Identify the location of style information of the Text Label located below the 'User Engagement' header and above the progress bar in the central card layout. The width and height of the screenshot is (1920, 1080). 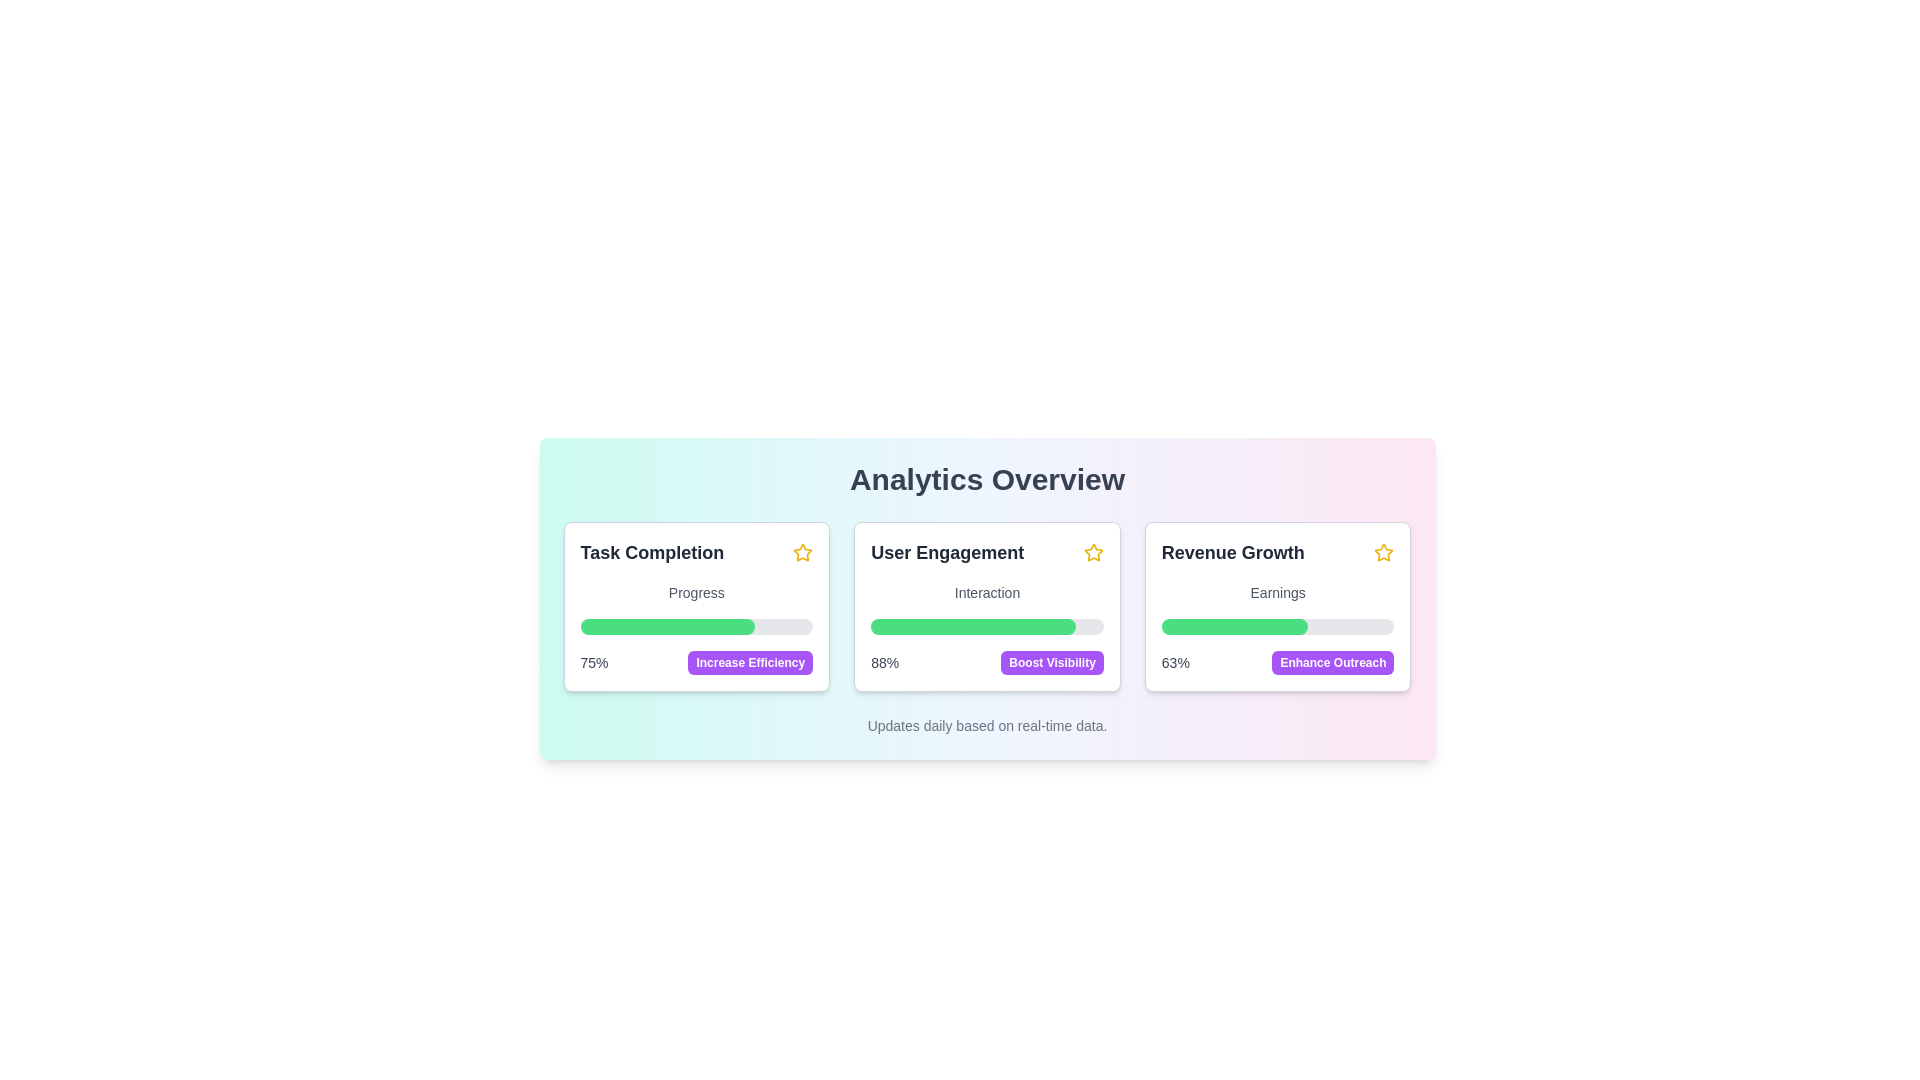
(987, 592).